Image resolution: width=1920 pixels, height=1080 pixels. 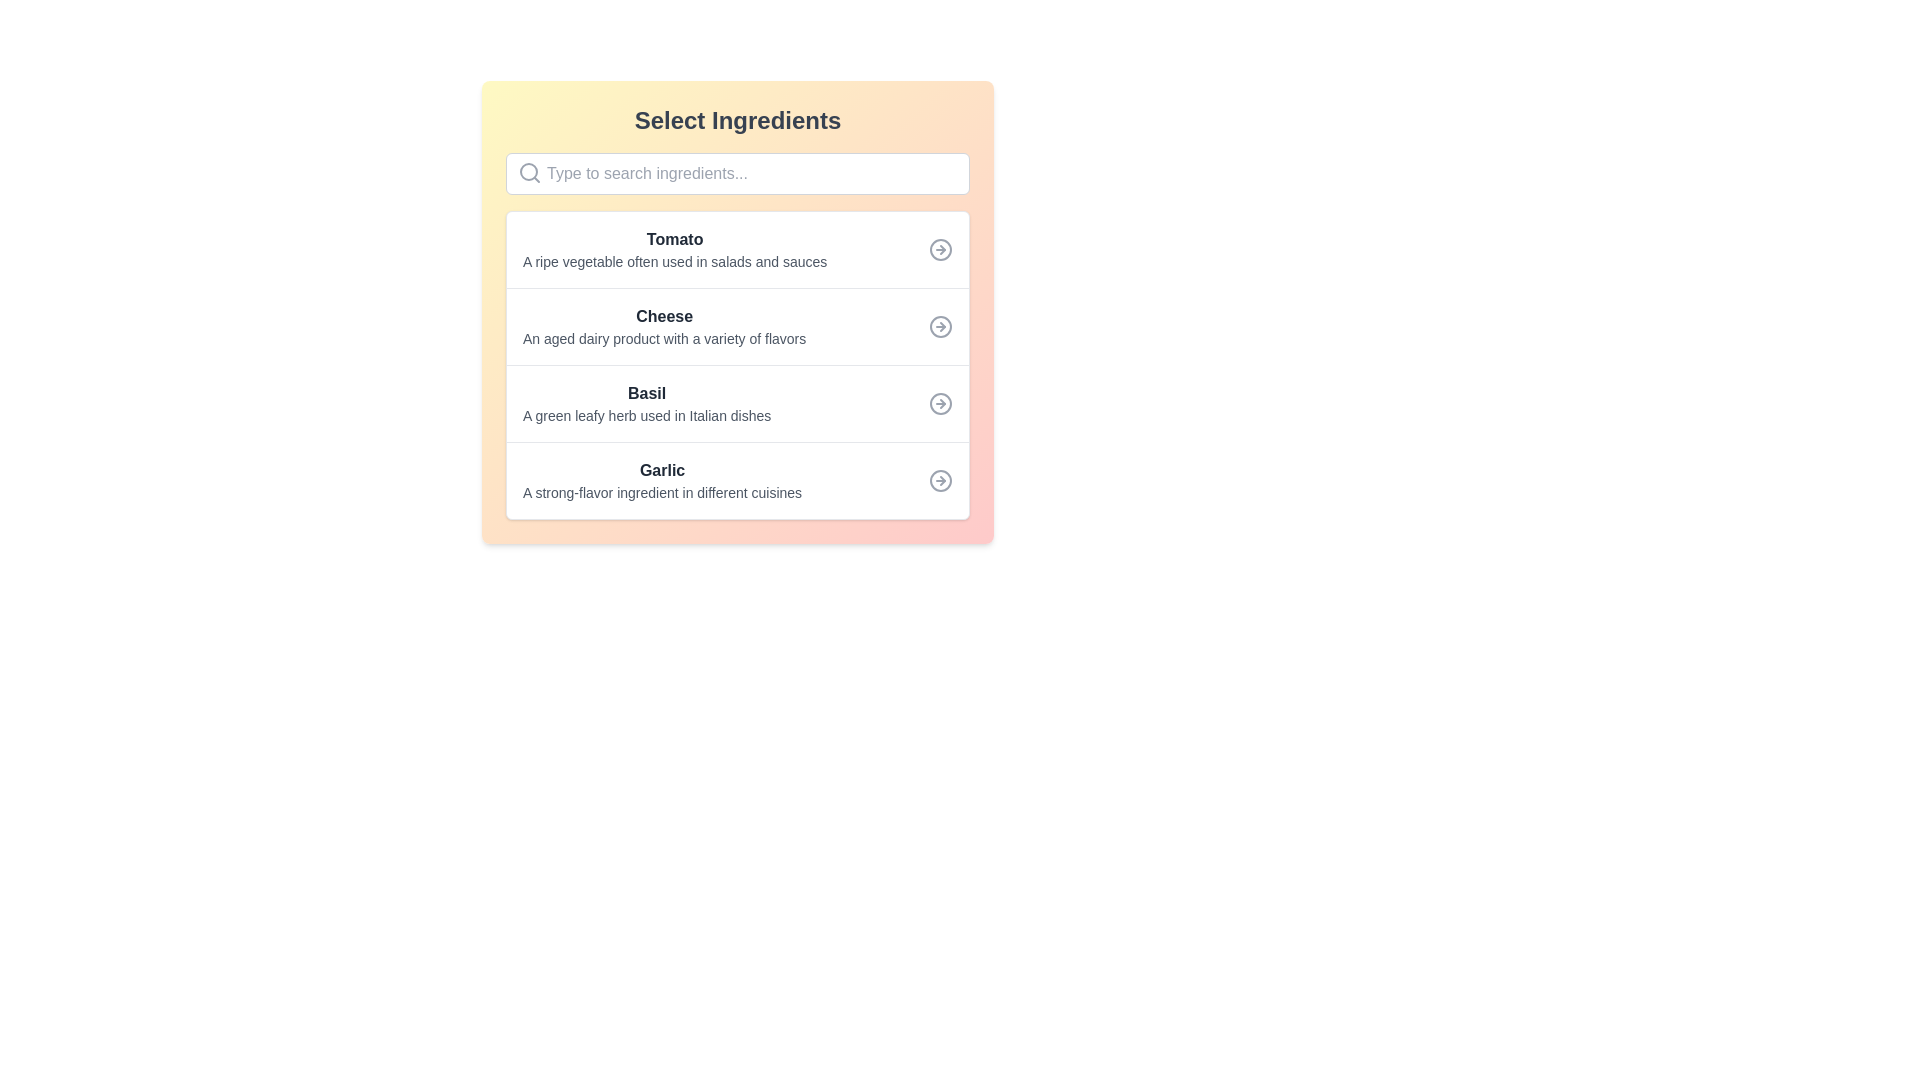 I want to click on the circular icon with a right-pointing gray arrow located in the 'Cheese' row at the far right, so click(x=939, y=326).